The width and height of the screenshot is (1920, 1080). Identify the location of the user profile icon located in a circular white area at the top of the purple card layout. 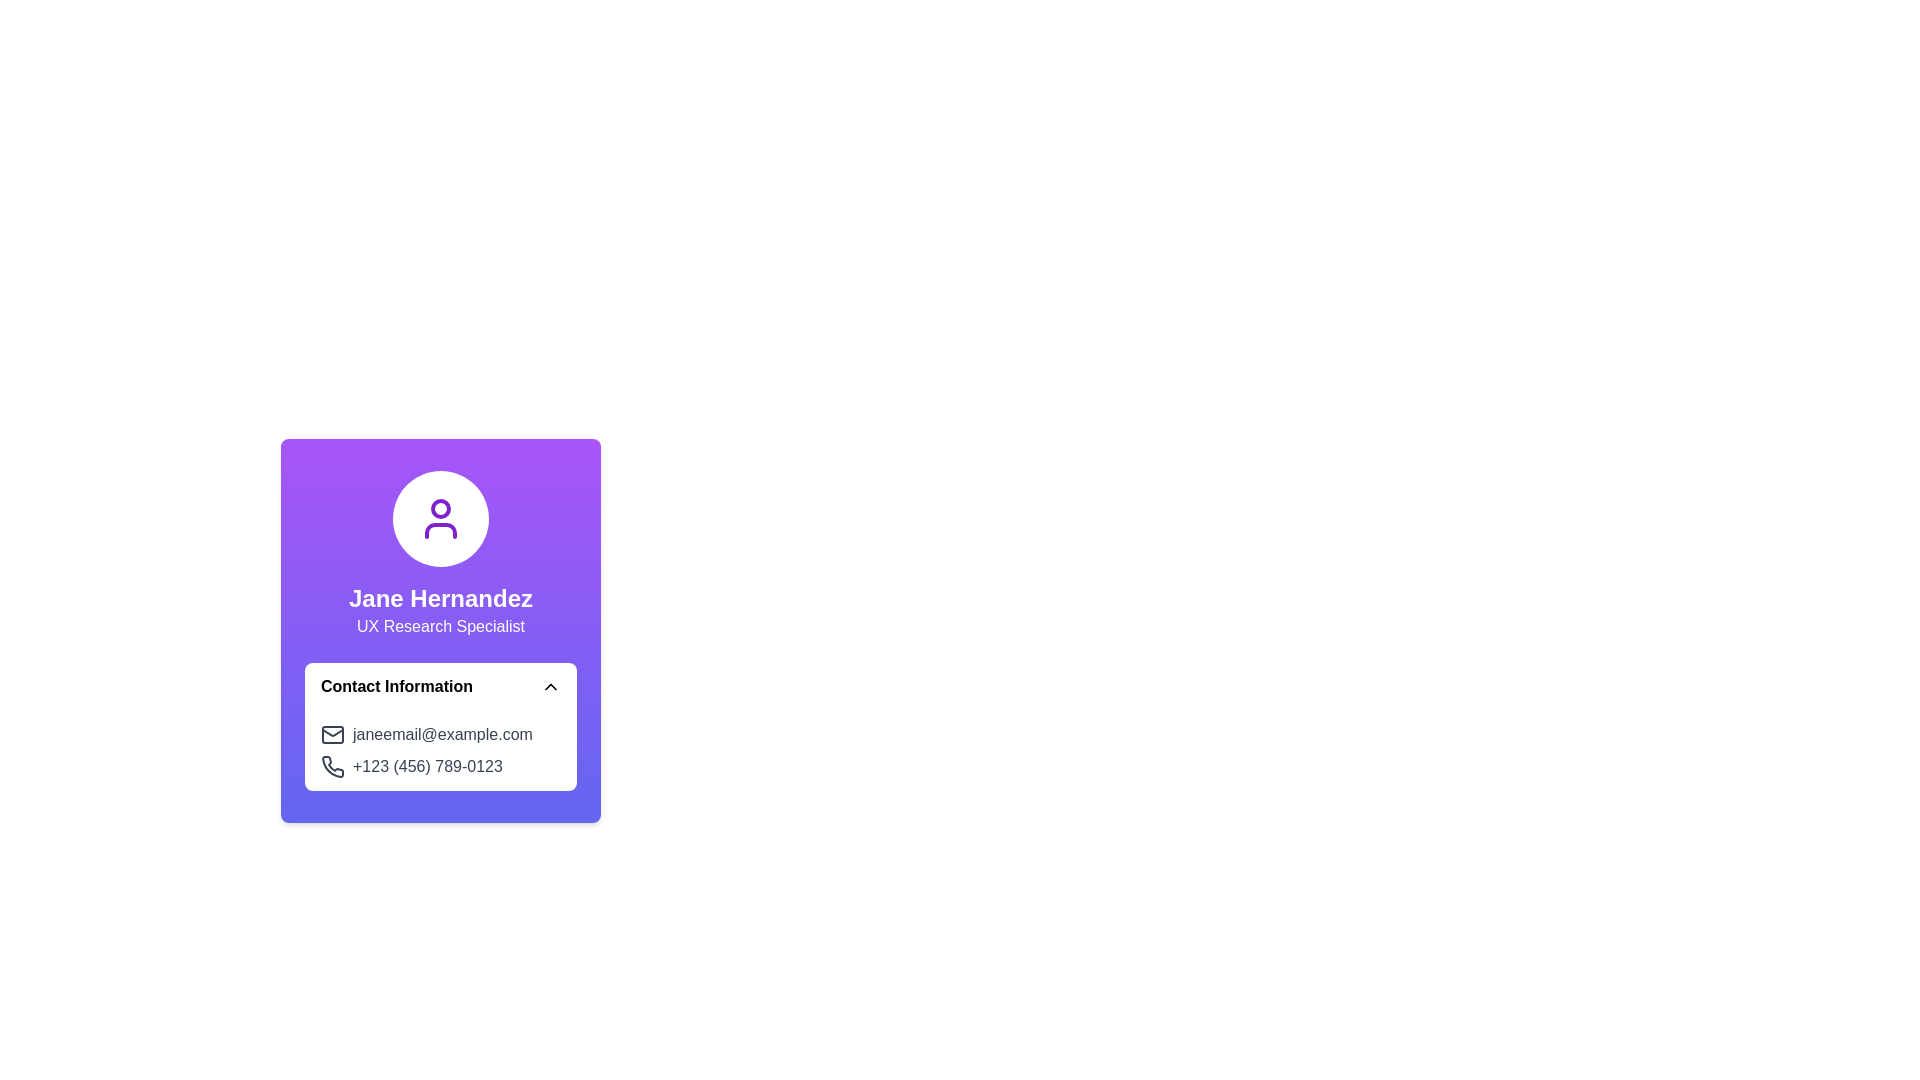
(440, 518).